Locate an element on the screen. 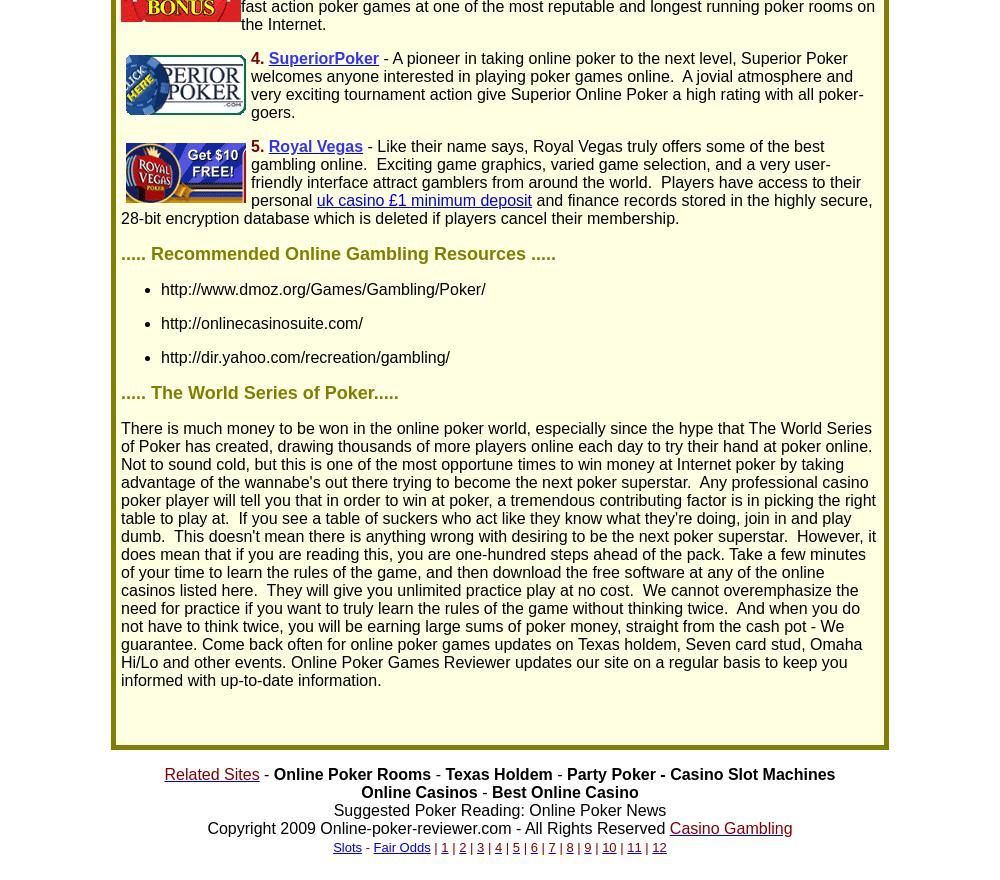 This screenshot has width=1000, height=880. 'http://www.dmoz.org/Games/Gambling/Poker/' is located at coordinates (322, 289).